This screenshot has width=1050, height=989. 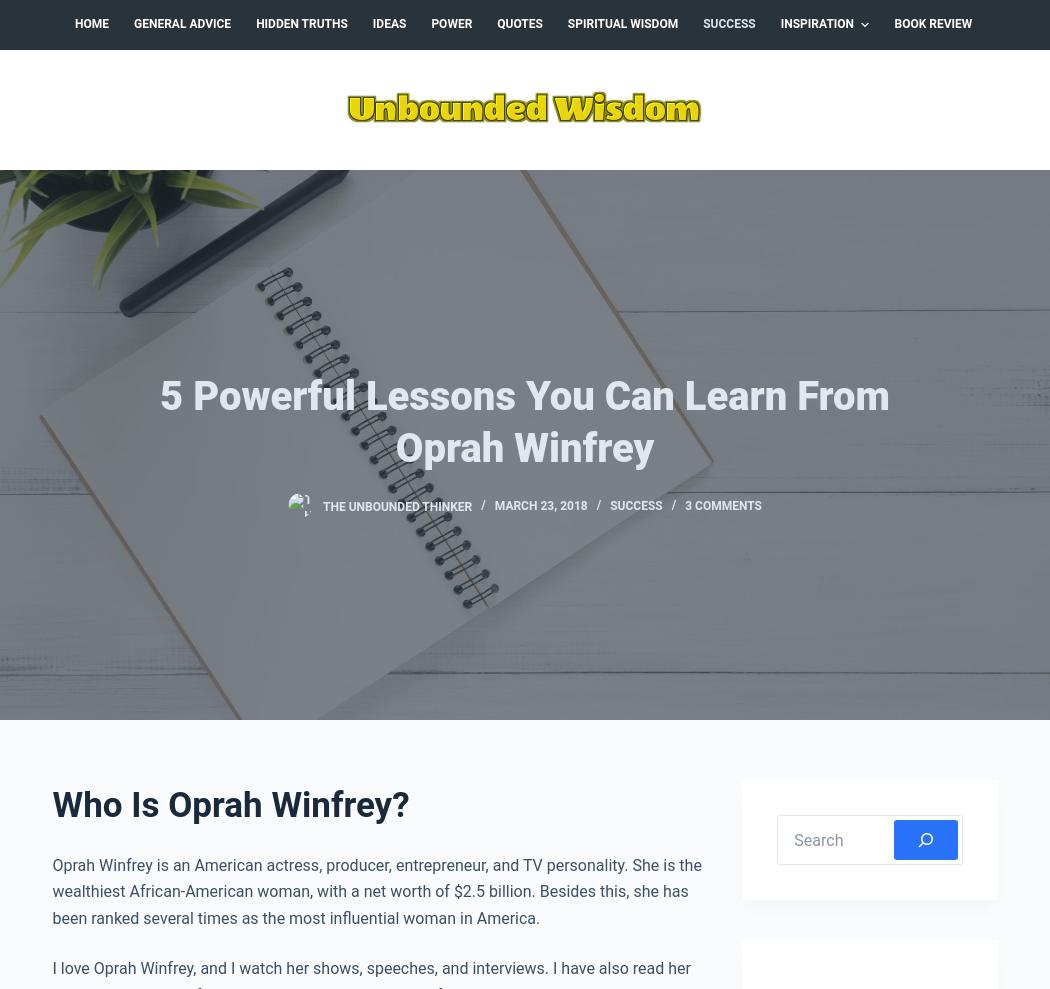 I want to click on 'I really enjoyed your post. Especially the part about naysayers. I just quit my 9-5 job to work full time on my blog and had a few questions about my decisions. Mostly out of concern, but luckily no one really discouraged me. Not that I would have listened, lol. I feel each person has to follow their own deals, goals, etc regardless of what the next person thinks or what they would do themselves.We each have our own path that we have to follow 🙂 Thanks for sharing.', so click(x=522, y=719).